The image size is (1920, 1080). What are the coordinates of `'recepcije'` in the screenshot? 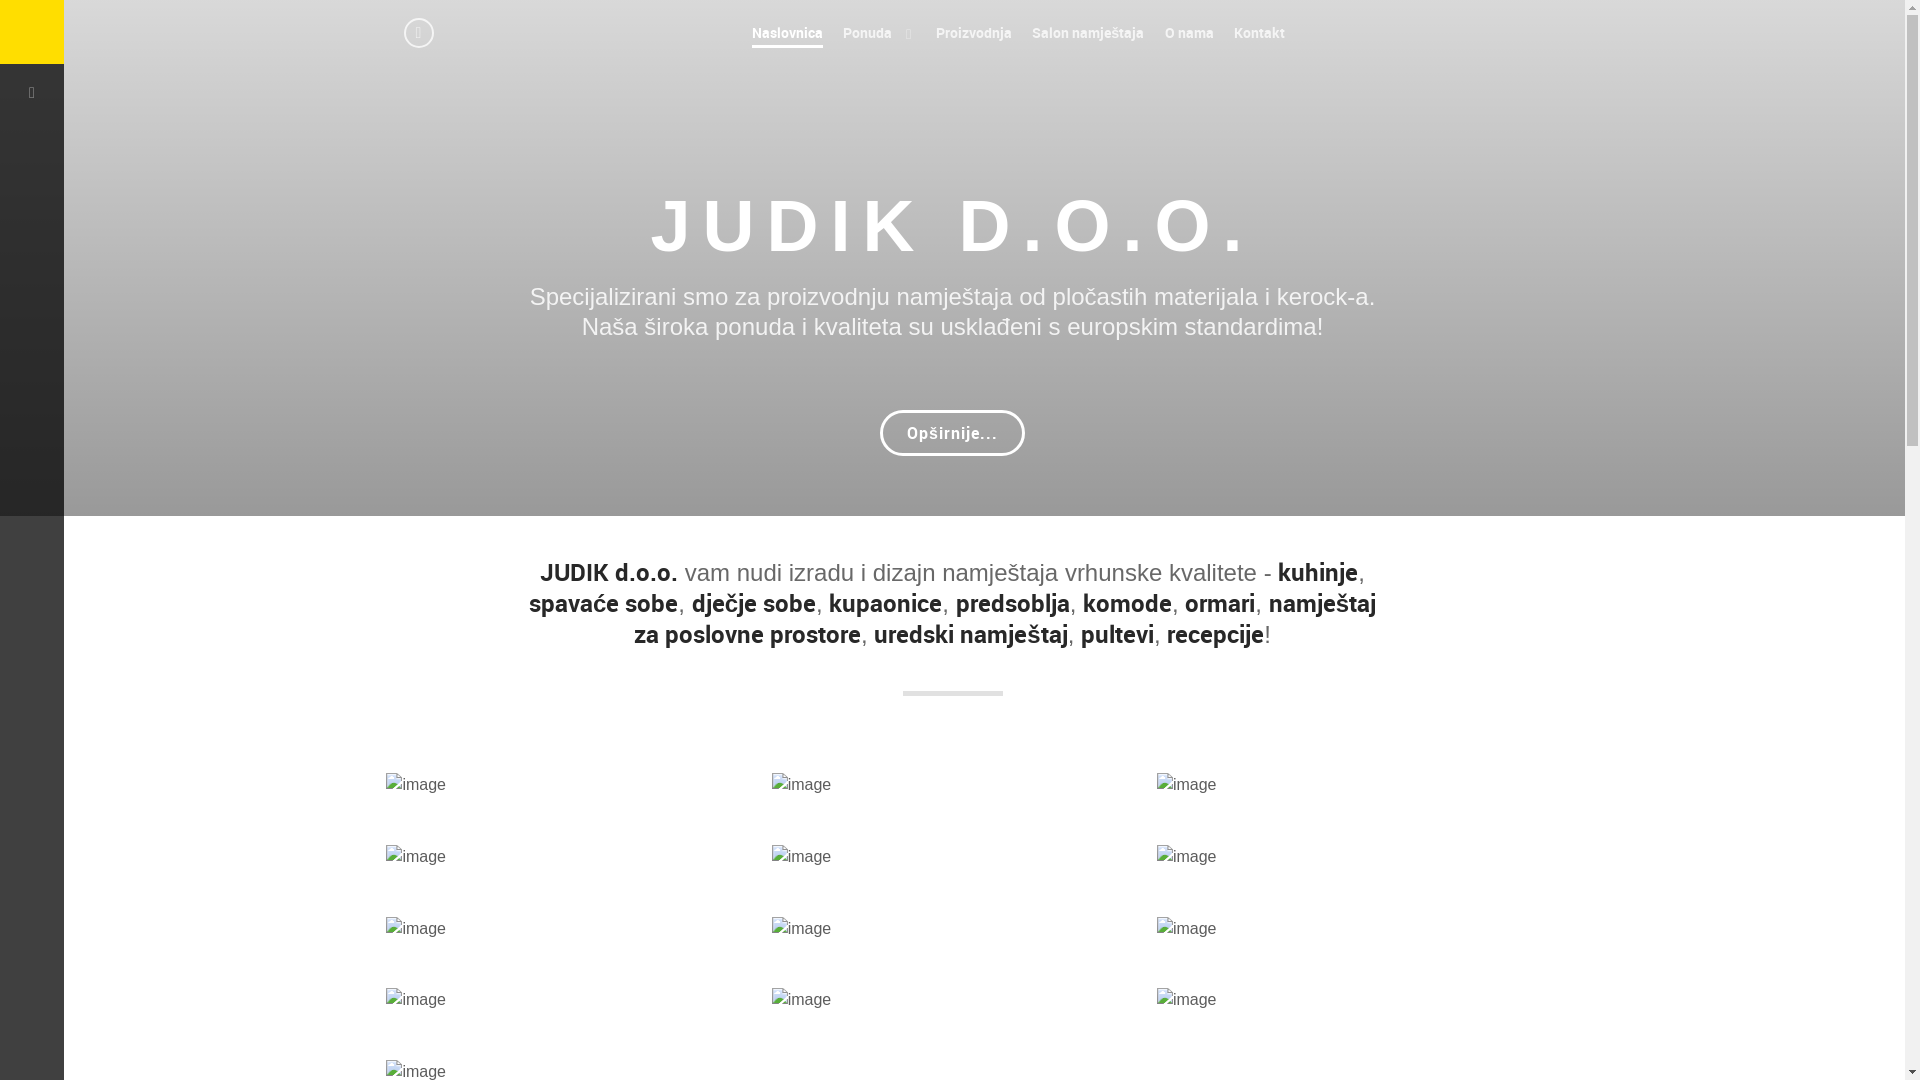 It's located at (1214, 633).